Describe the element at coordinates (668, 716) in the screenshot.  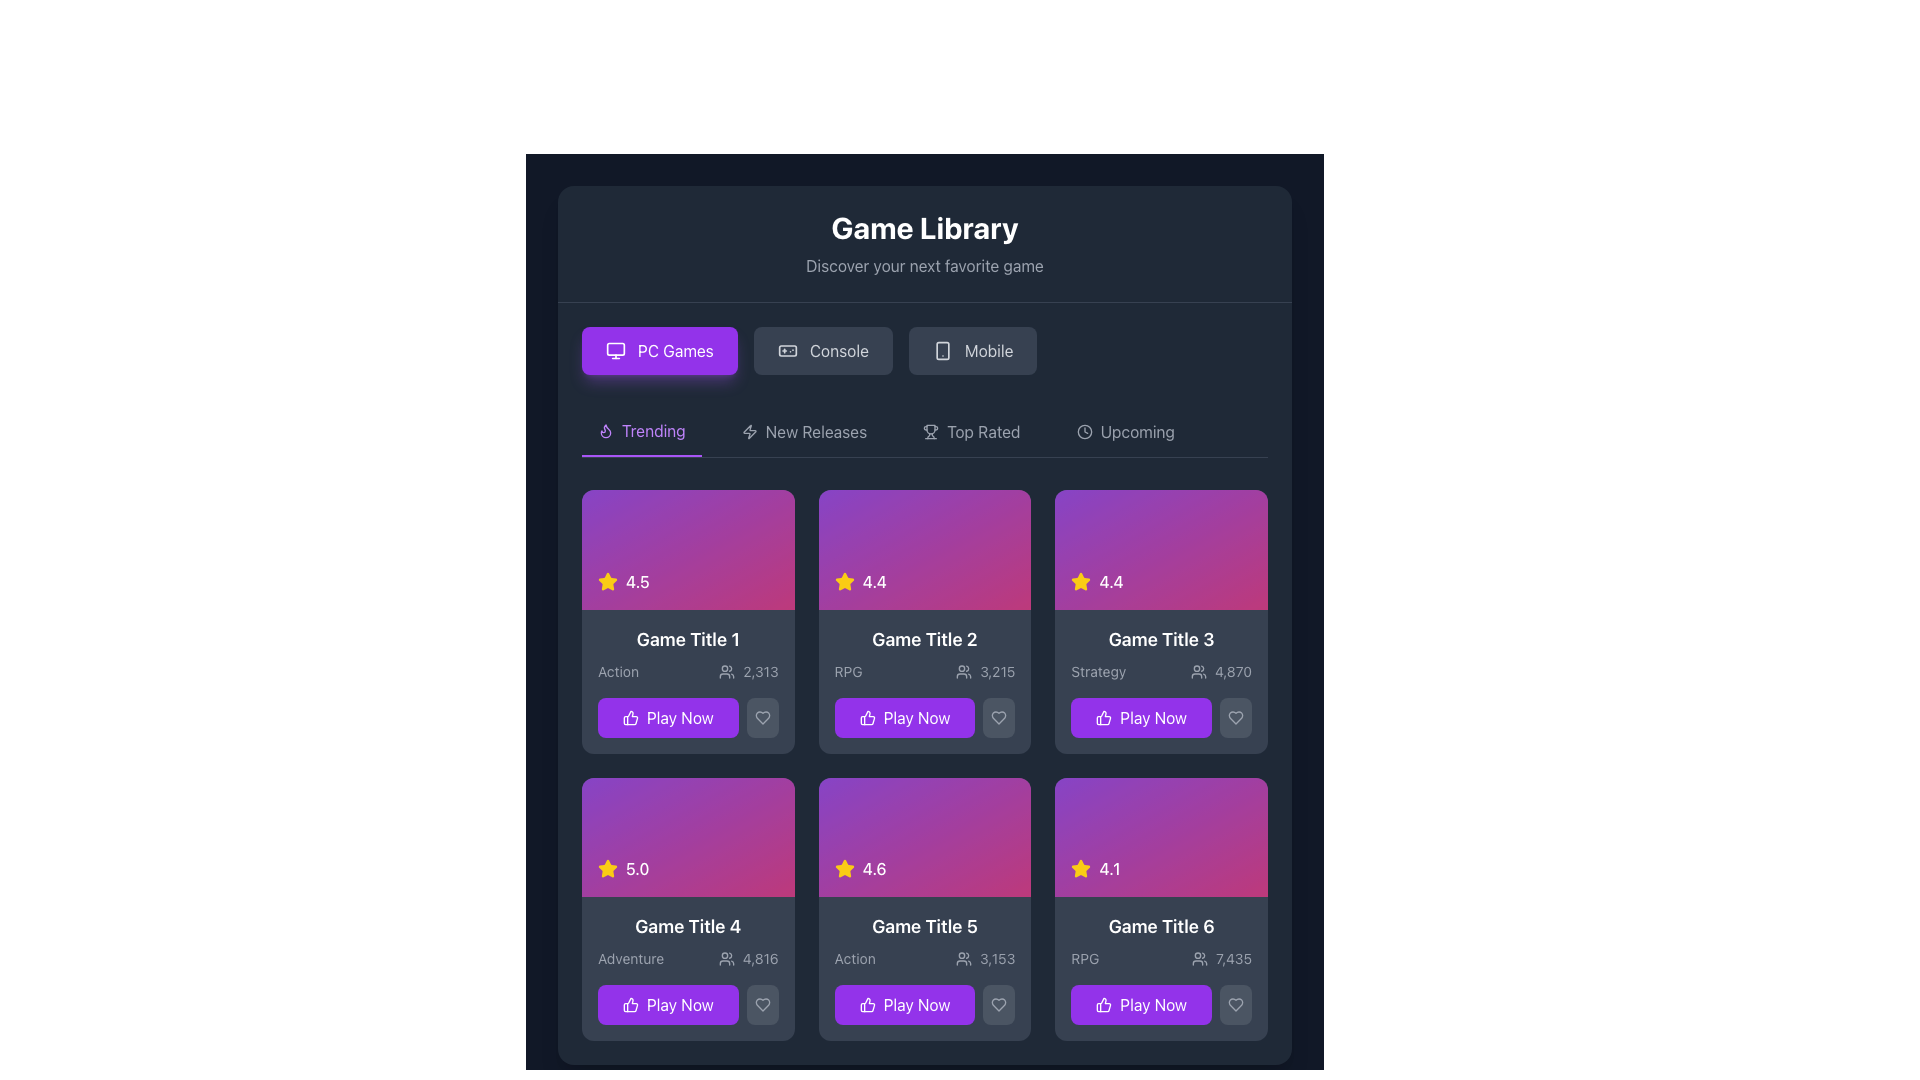
I see `the rectangular 'Play Now' button with a purple background and white text, located in the first card of the grid under the 'Trending' section, to initiate the play action` at that location.